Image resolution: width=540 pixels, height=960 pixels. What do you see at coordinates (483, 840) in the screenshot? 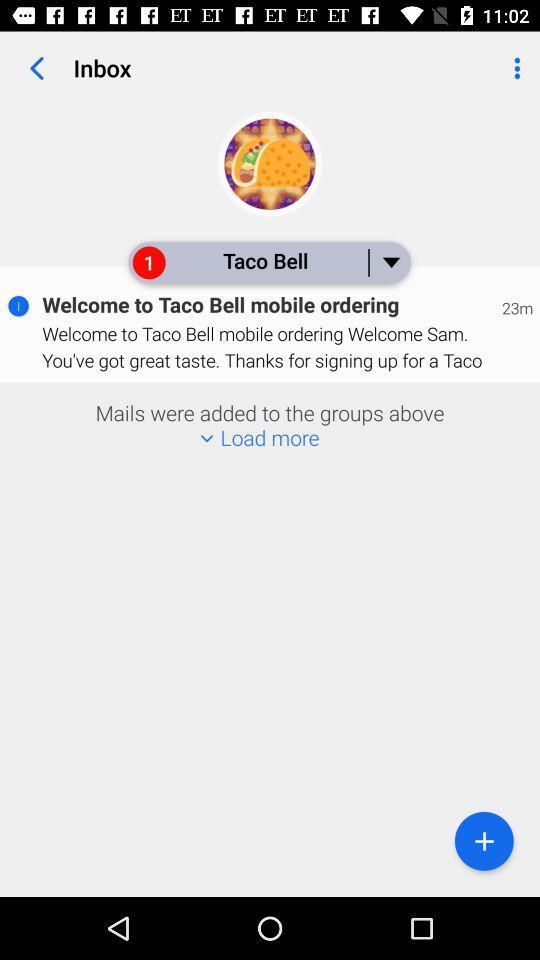
I see `the icon at the bottom right corner` at bounding box center [483, 840].